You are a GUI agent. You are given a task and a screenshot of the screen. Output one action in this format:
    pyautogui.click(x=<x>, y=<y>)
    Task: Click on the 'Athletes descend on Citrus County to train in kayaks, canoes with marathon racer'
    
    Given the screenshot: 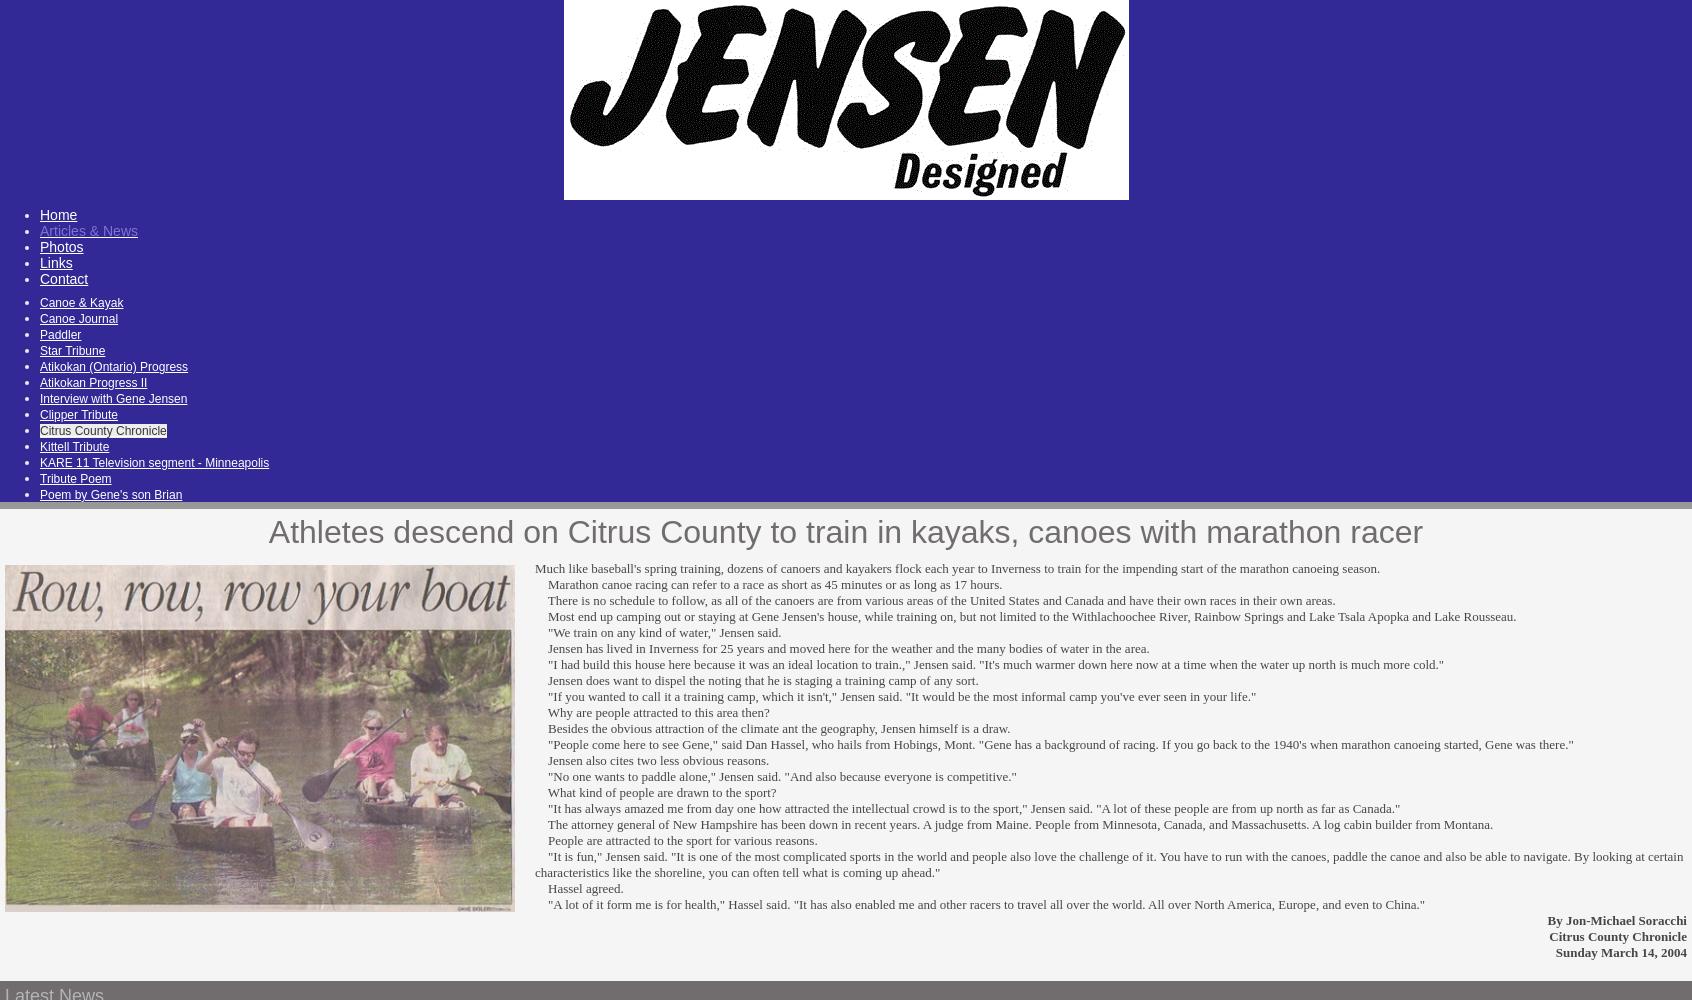 What is the action you would take?
    pyautogui.click(x=845, y=532)
    